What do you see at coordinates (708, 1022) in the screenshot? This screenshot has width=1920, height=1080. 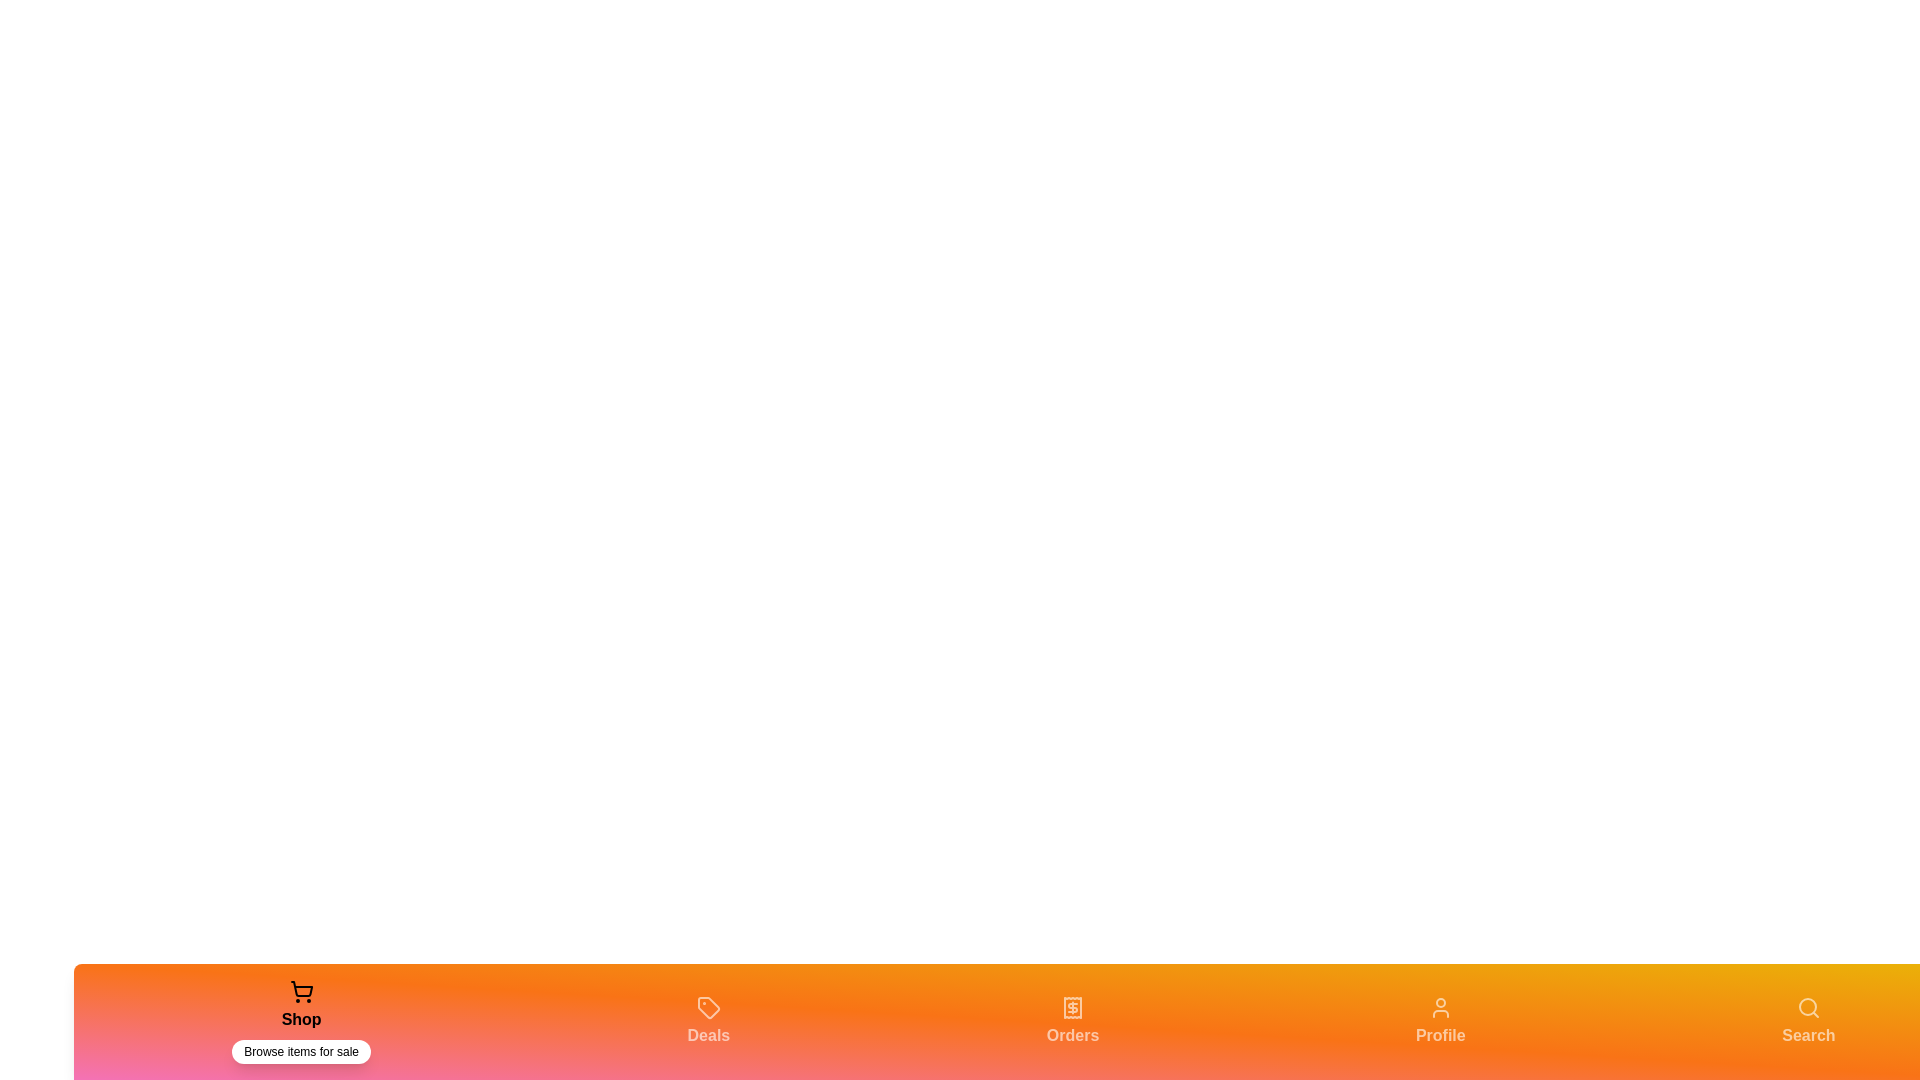 I see `the tab labeled 'Deals' to view its description` at bounding box center [708, 1022].